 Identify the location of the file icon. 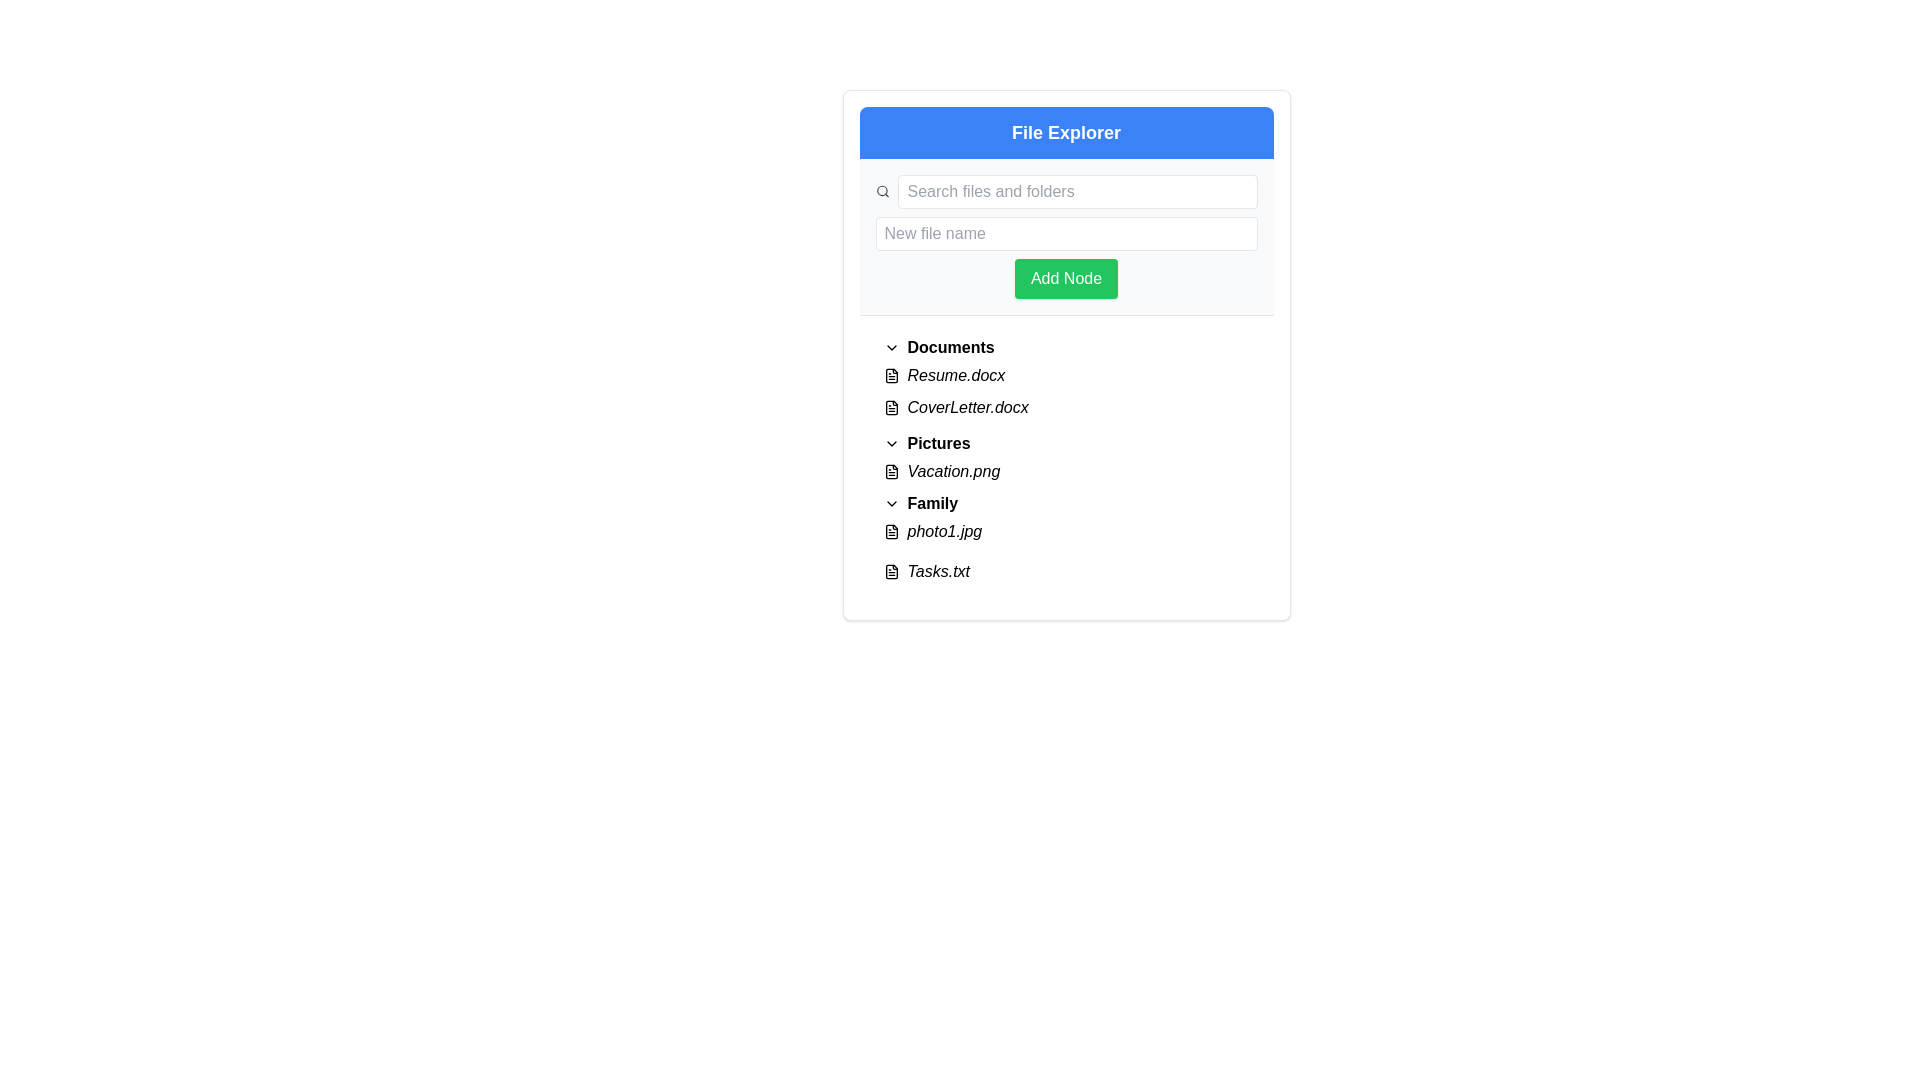
(890, 571).